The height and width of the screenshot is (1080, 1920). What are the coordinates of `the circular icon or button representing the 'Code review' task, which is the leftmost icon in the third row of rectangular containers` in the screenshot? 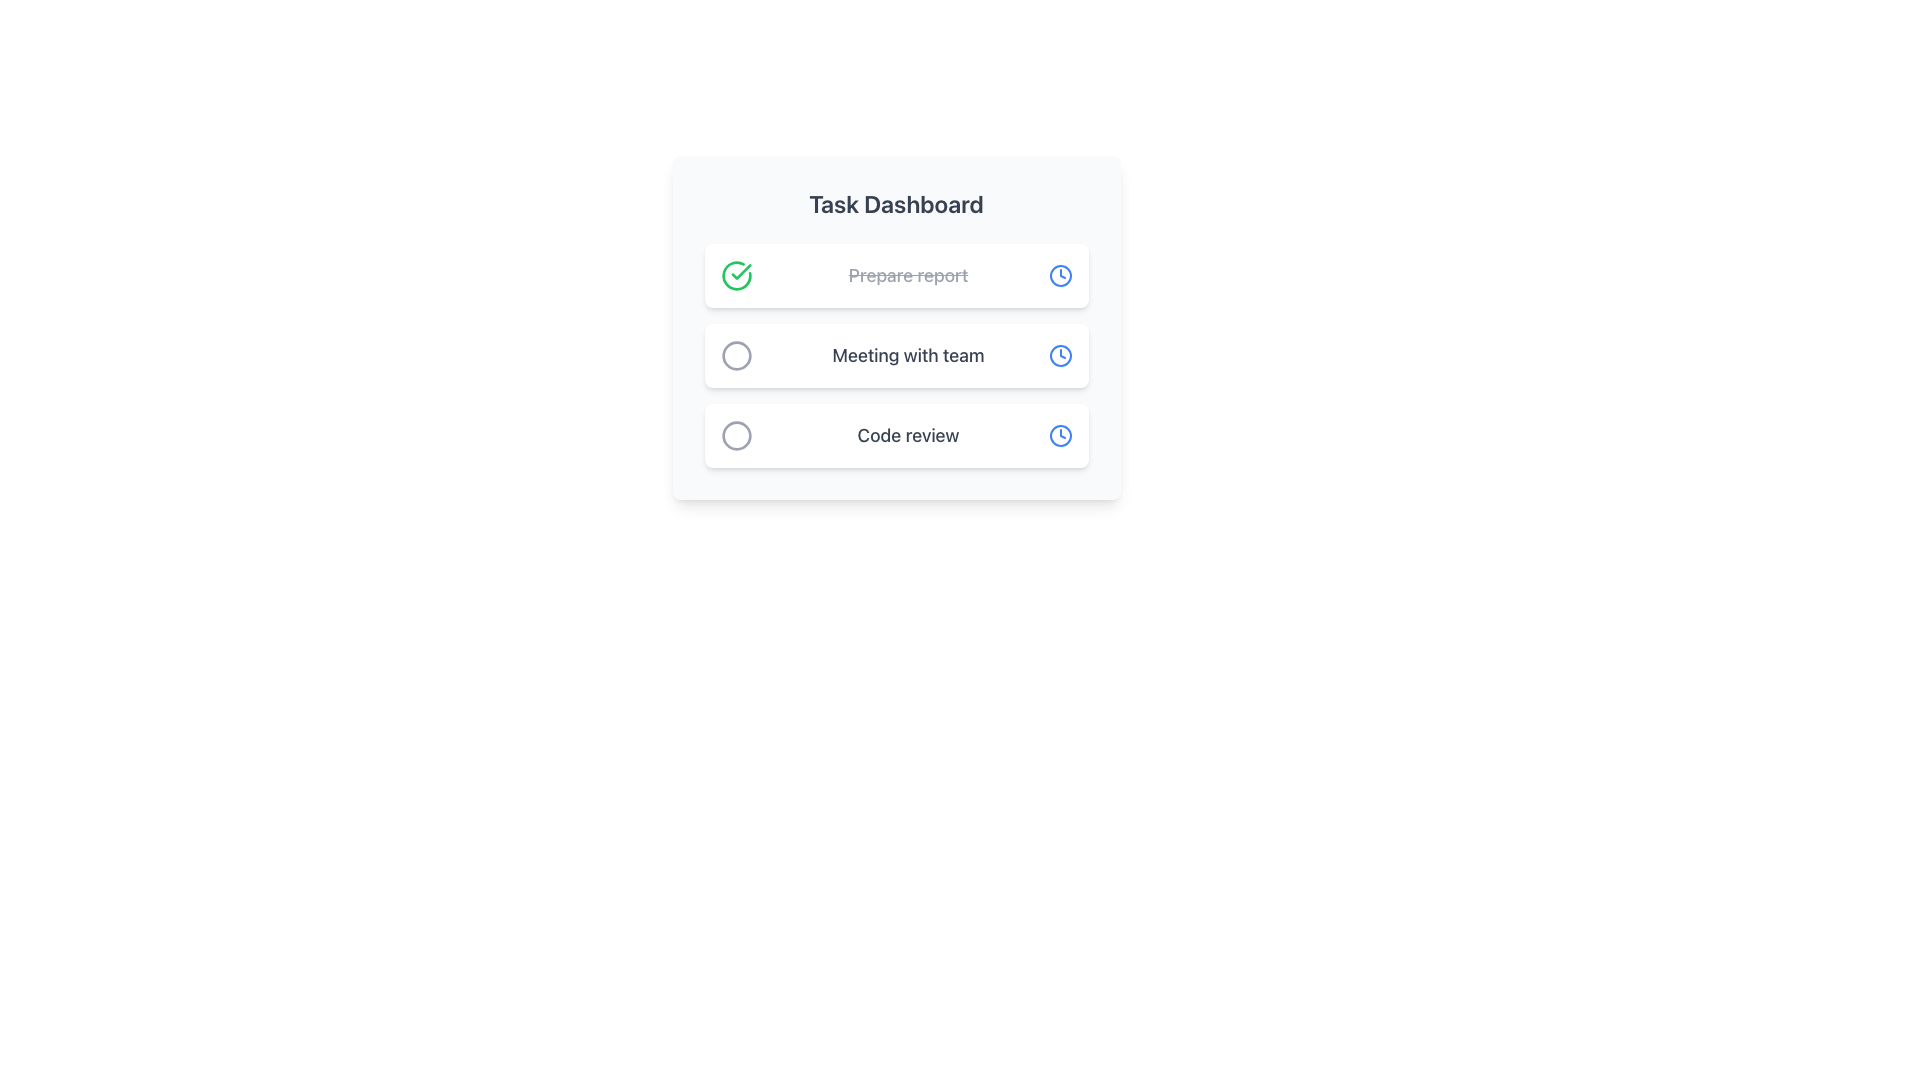 It's located at (735, 434).